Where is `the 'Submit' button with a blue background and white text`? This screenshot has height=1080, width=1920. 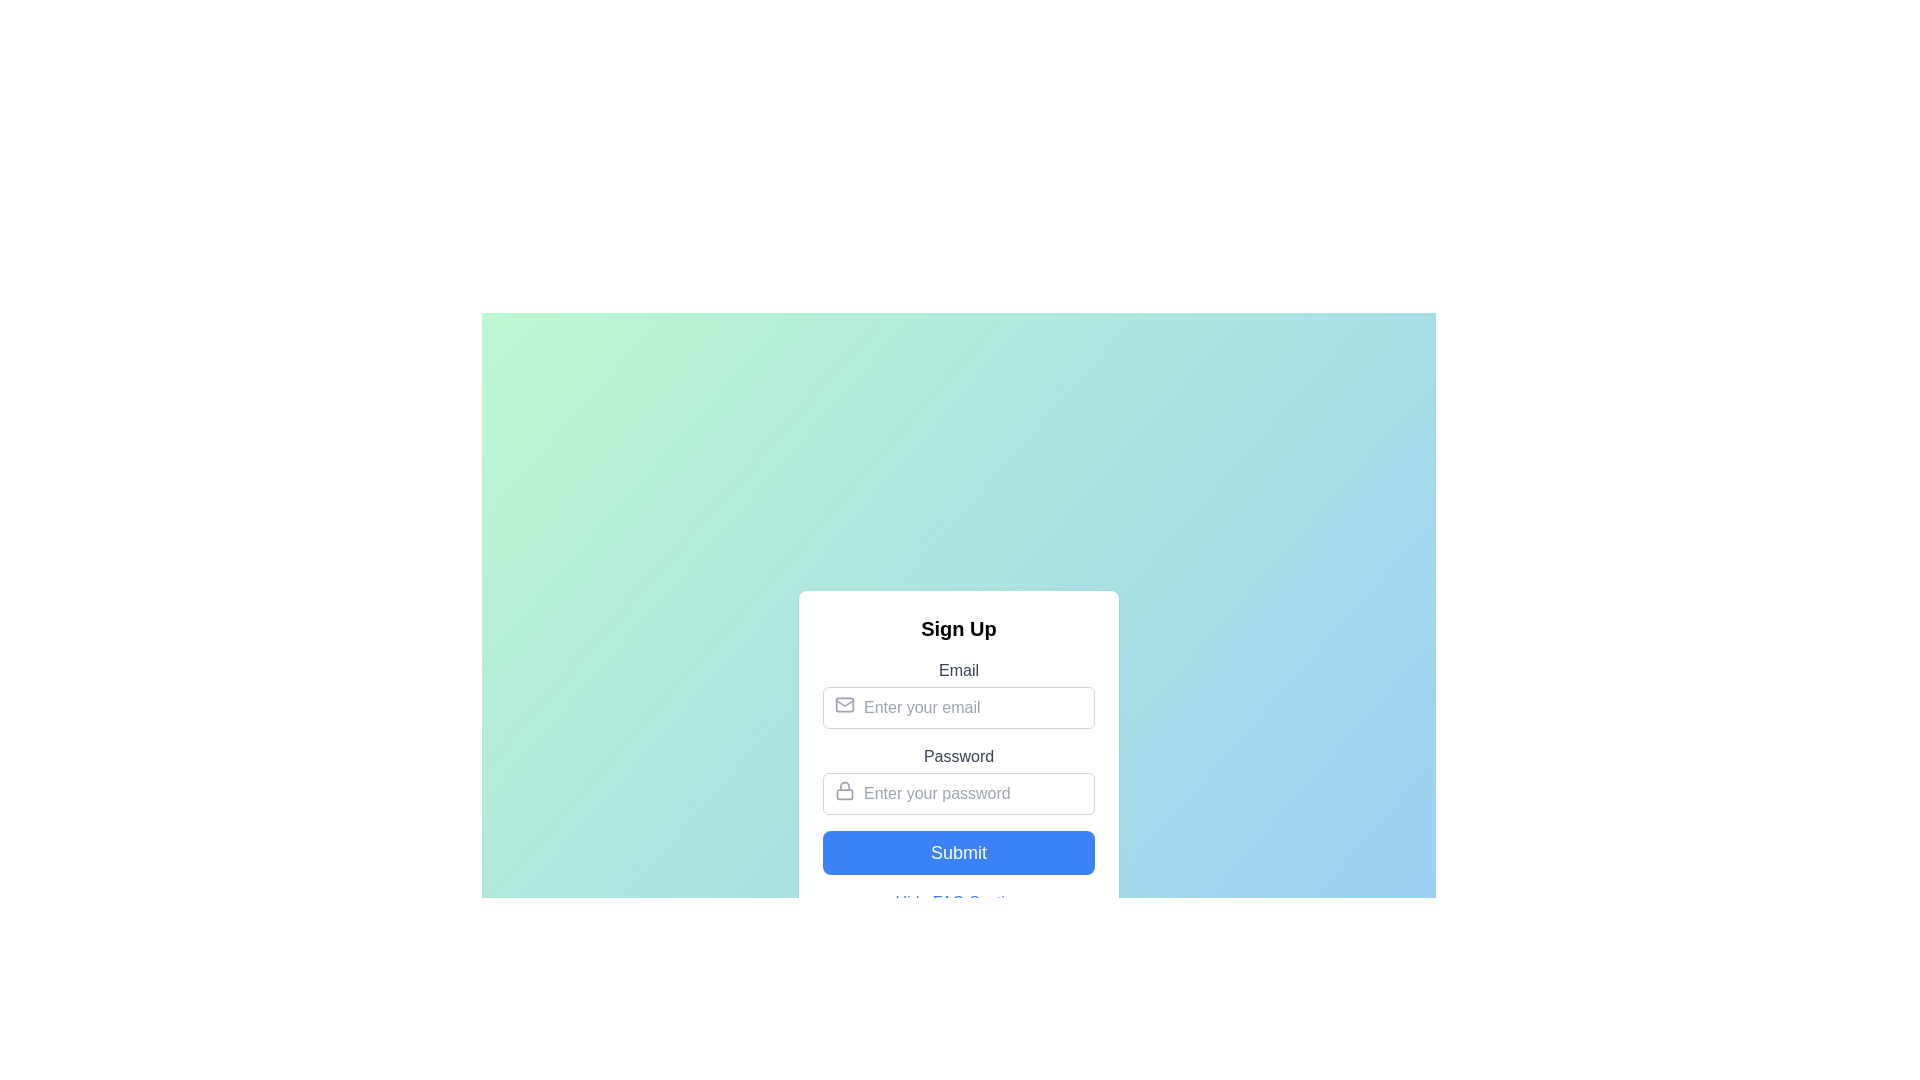 the 'Submit' button with a blue background and white text is located at coordinates (958, 852).